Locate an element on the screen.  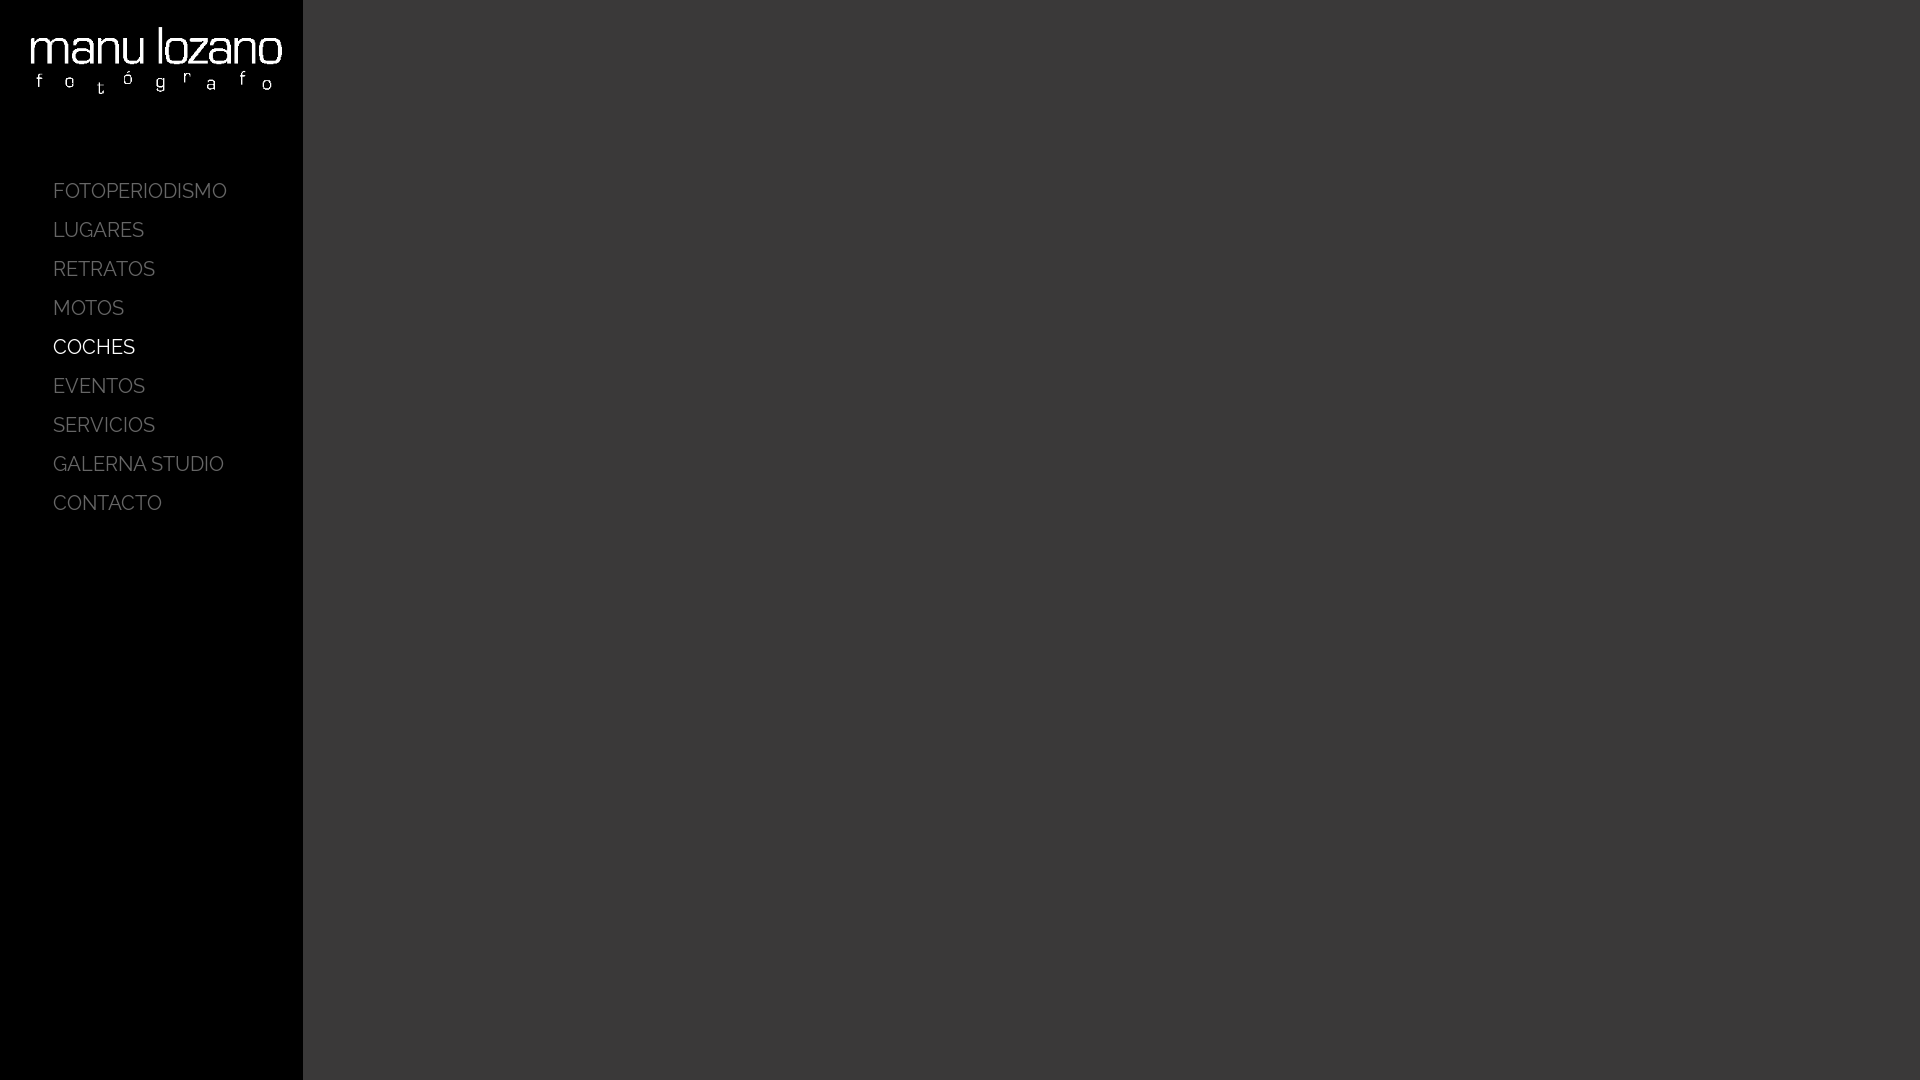
'SERVICIOS' is located at coordinates (42, 423).